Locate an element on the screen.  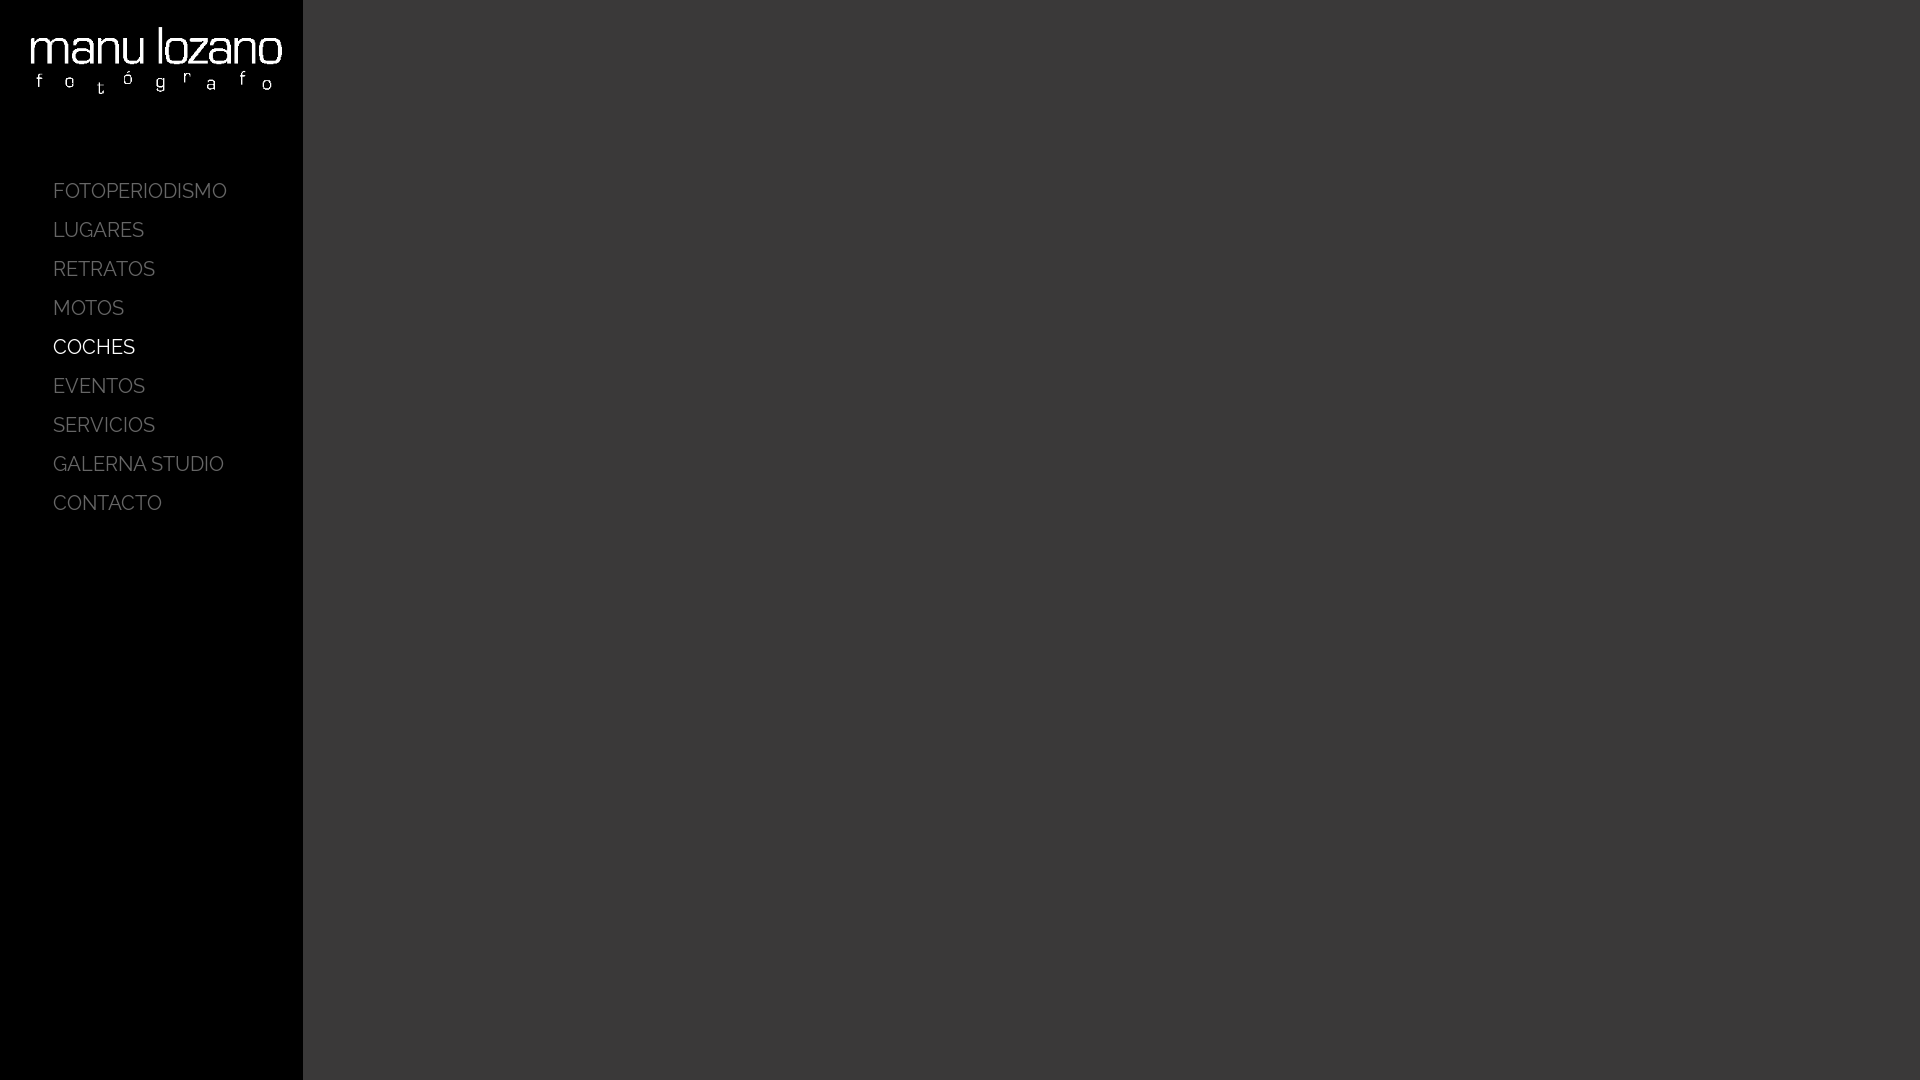
'SERVICIOS' is located at coordinates (42, 423).